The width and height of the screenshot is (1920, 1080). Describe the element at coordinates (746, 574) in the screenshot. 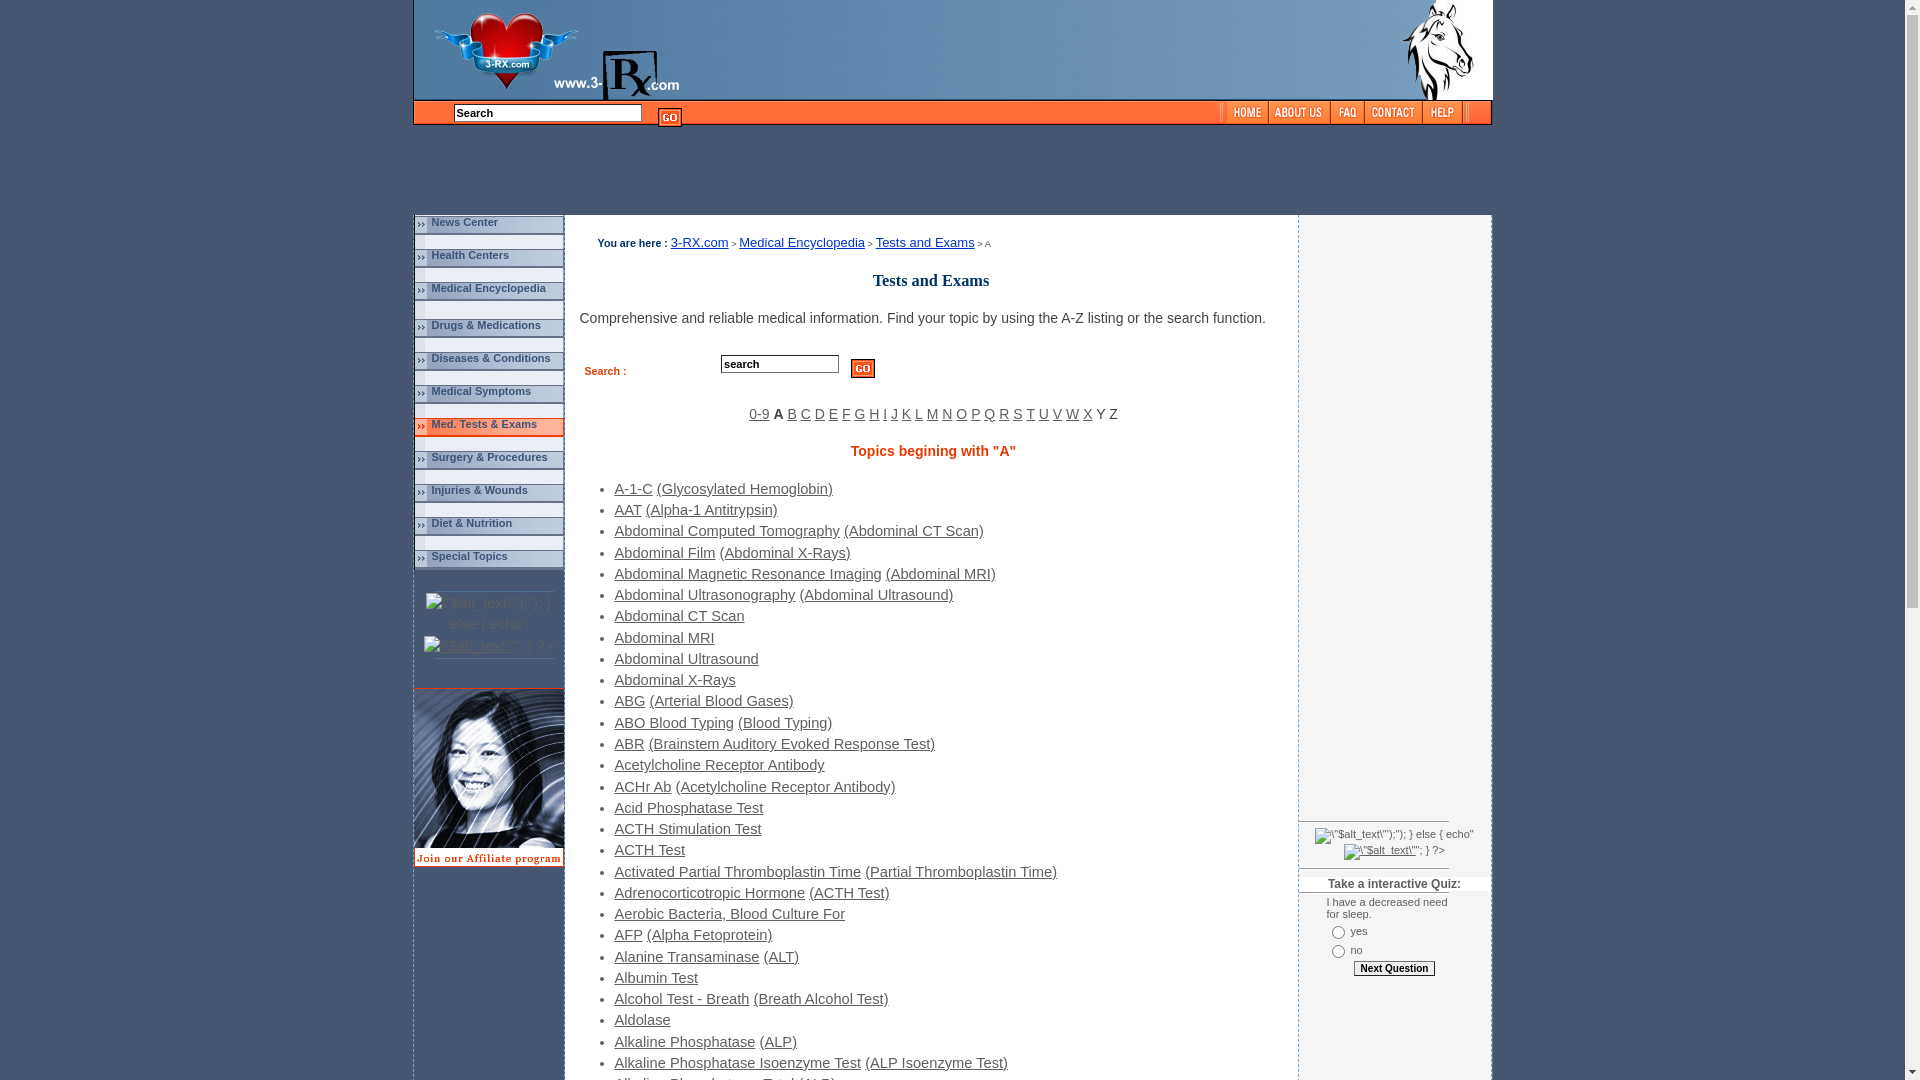

I see `'Abdominal Magnetic Resonance Imaging'` at that location.